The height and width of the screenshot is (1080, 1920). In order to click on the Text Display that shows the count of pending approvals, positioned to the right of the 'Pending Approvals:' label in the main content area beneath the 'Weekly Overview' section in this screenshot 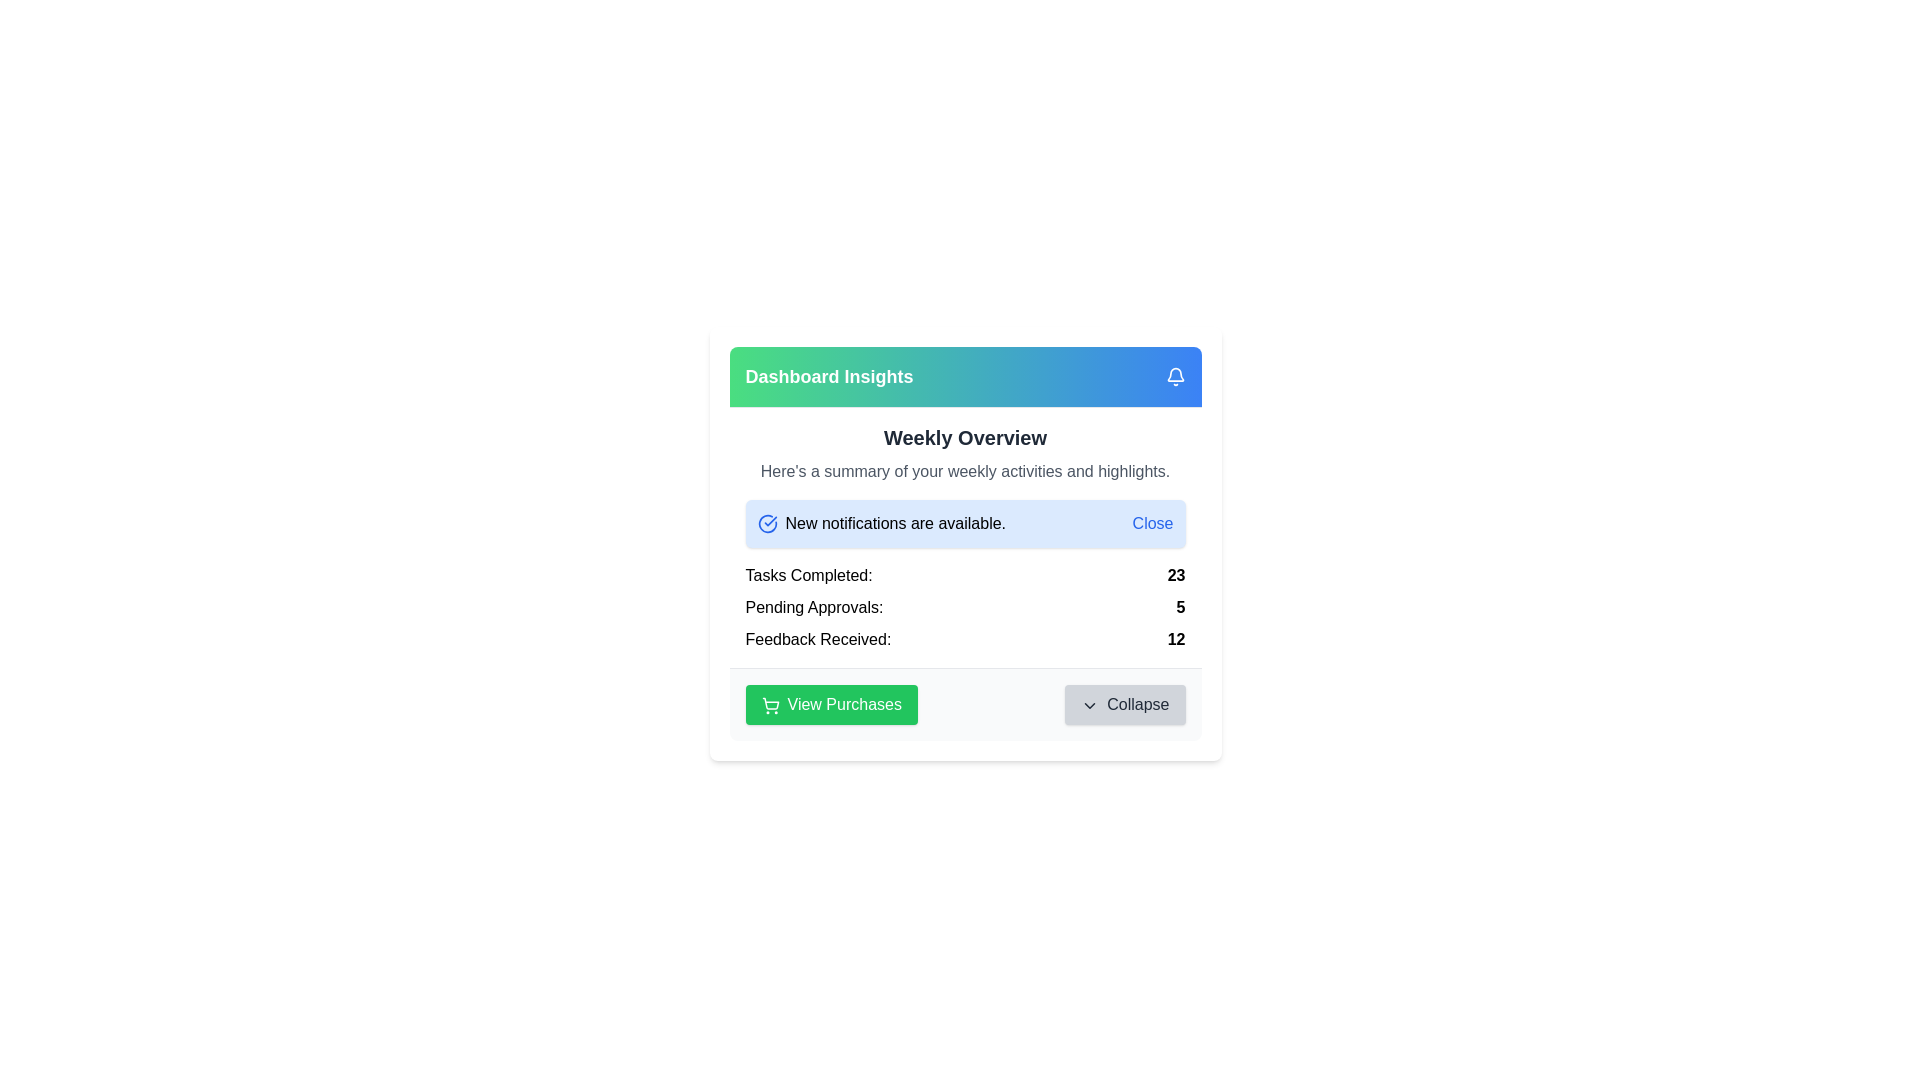, I will do `click(1180, 607)`.